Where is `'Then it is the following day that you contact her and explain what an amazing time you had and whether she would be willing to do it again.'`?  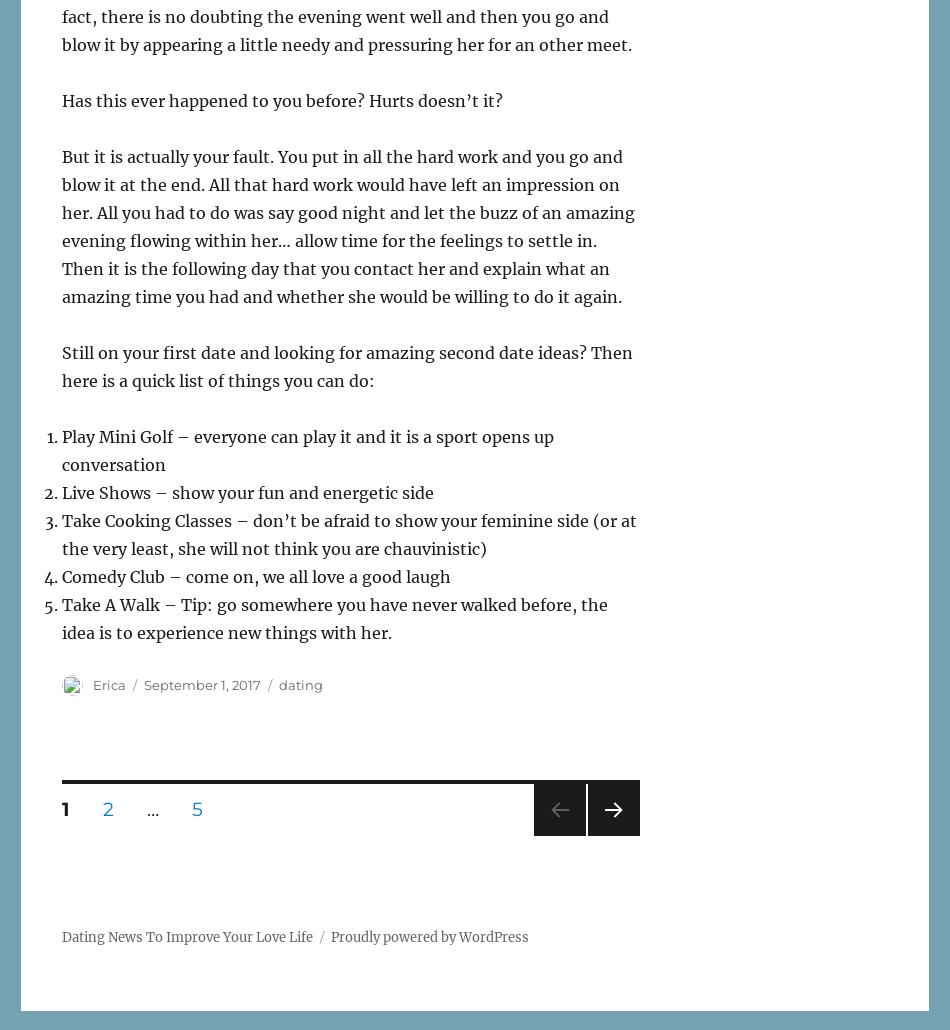
'Then it is the following day that you contact her and explain what an amazing time you had and whether she would be willing to do it again.' is located at coordinates (341, 282).